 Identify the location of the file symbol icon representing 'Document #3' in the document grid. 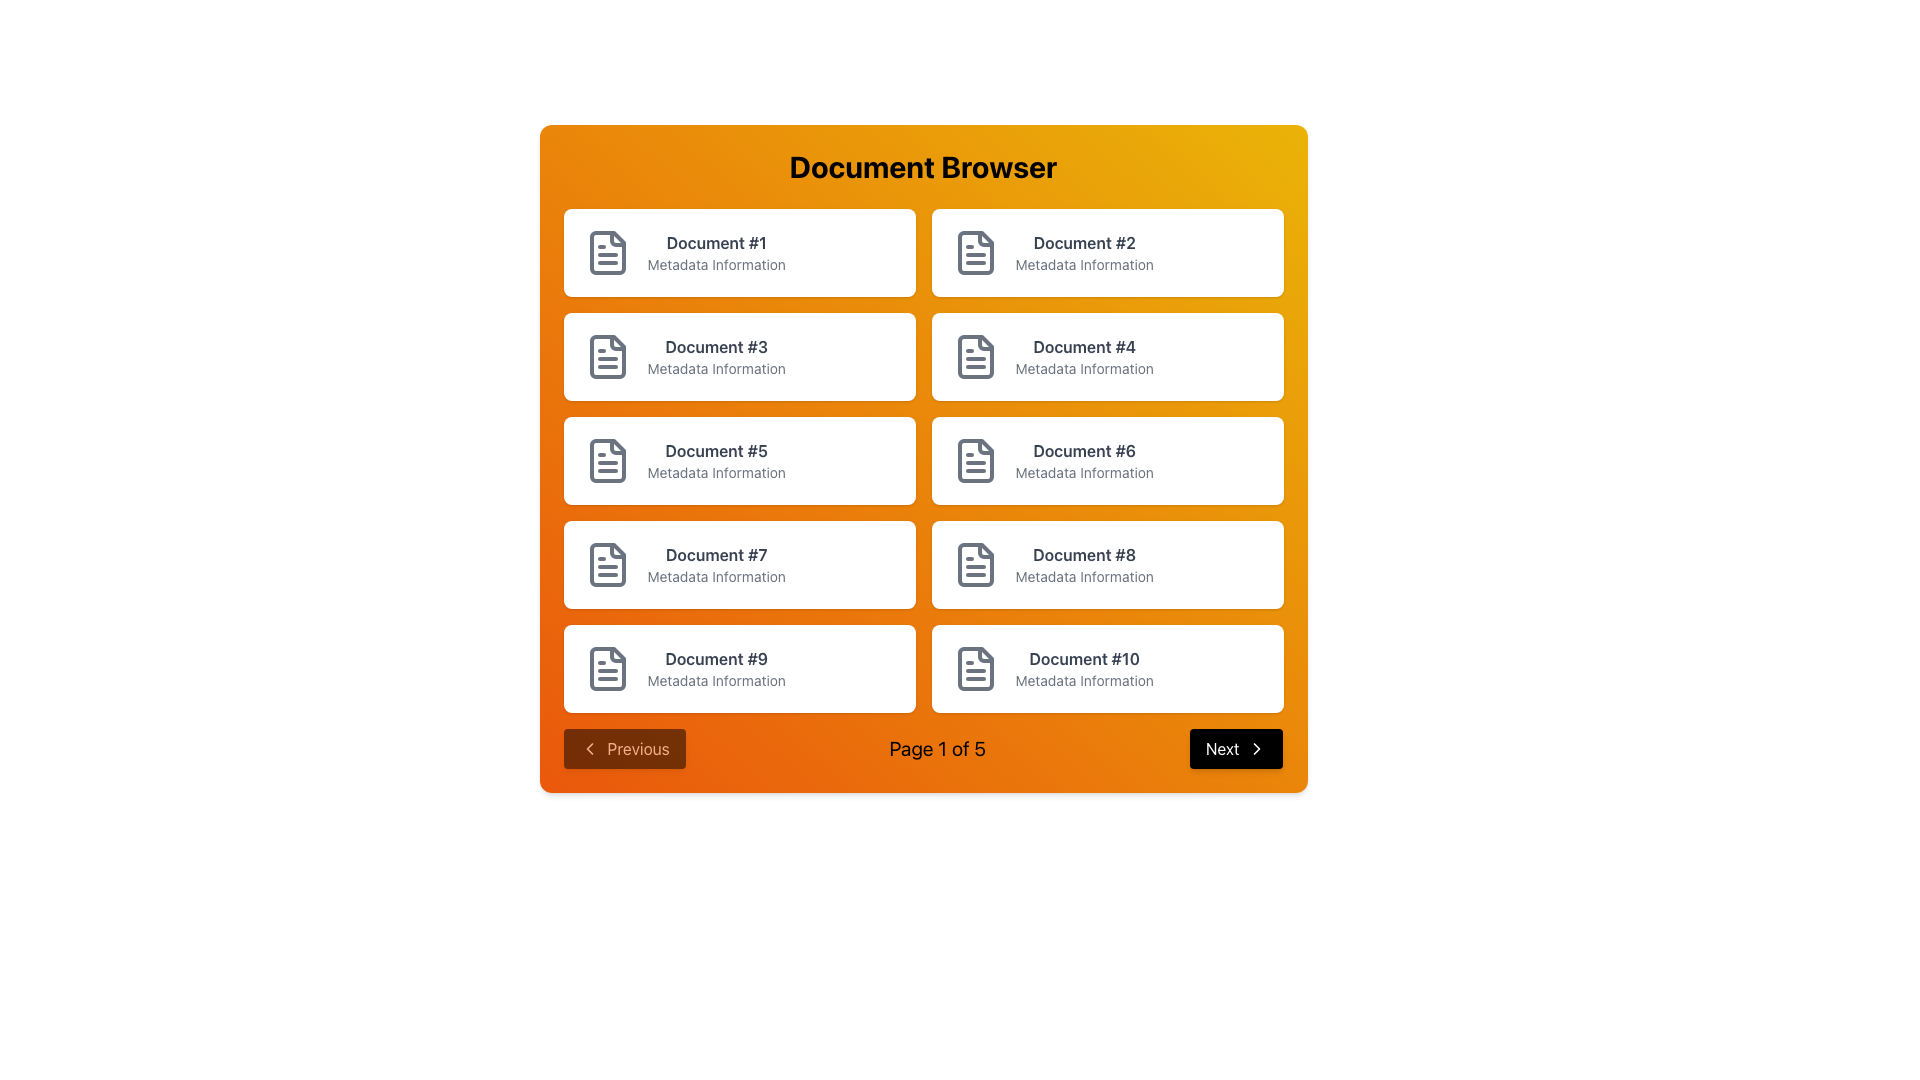
(606, 356).